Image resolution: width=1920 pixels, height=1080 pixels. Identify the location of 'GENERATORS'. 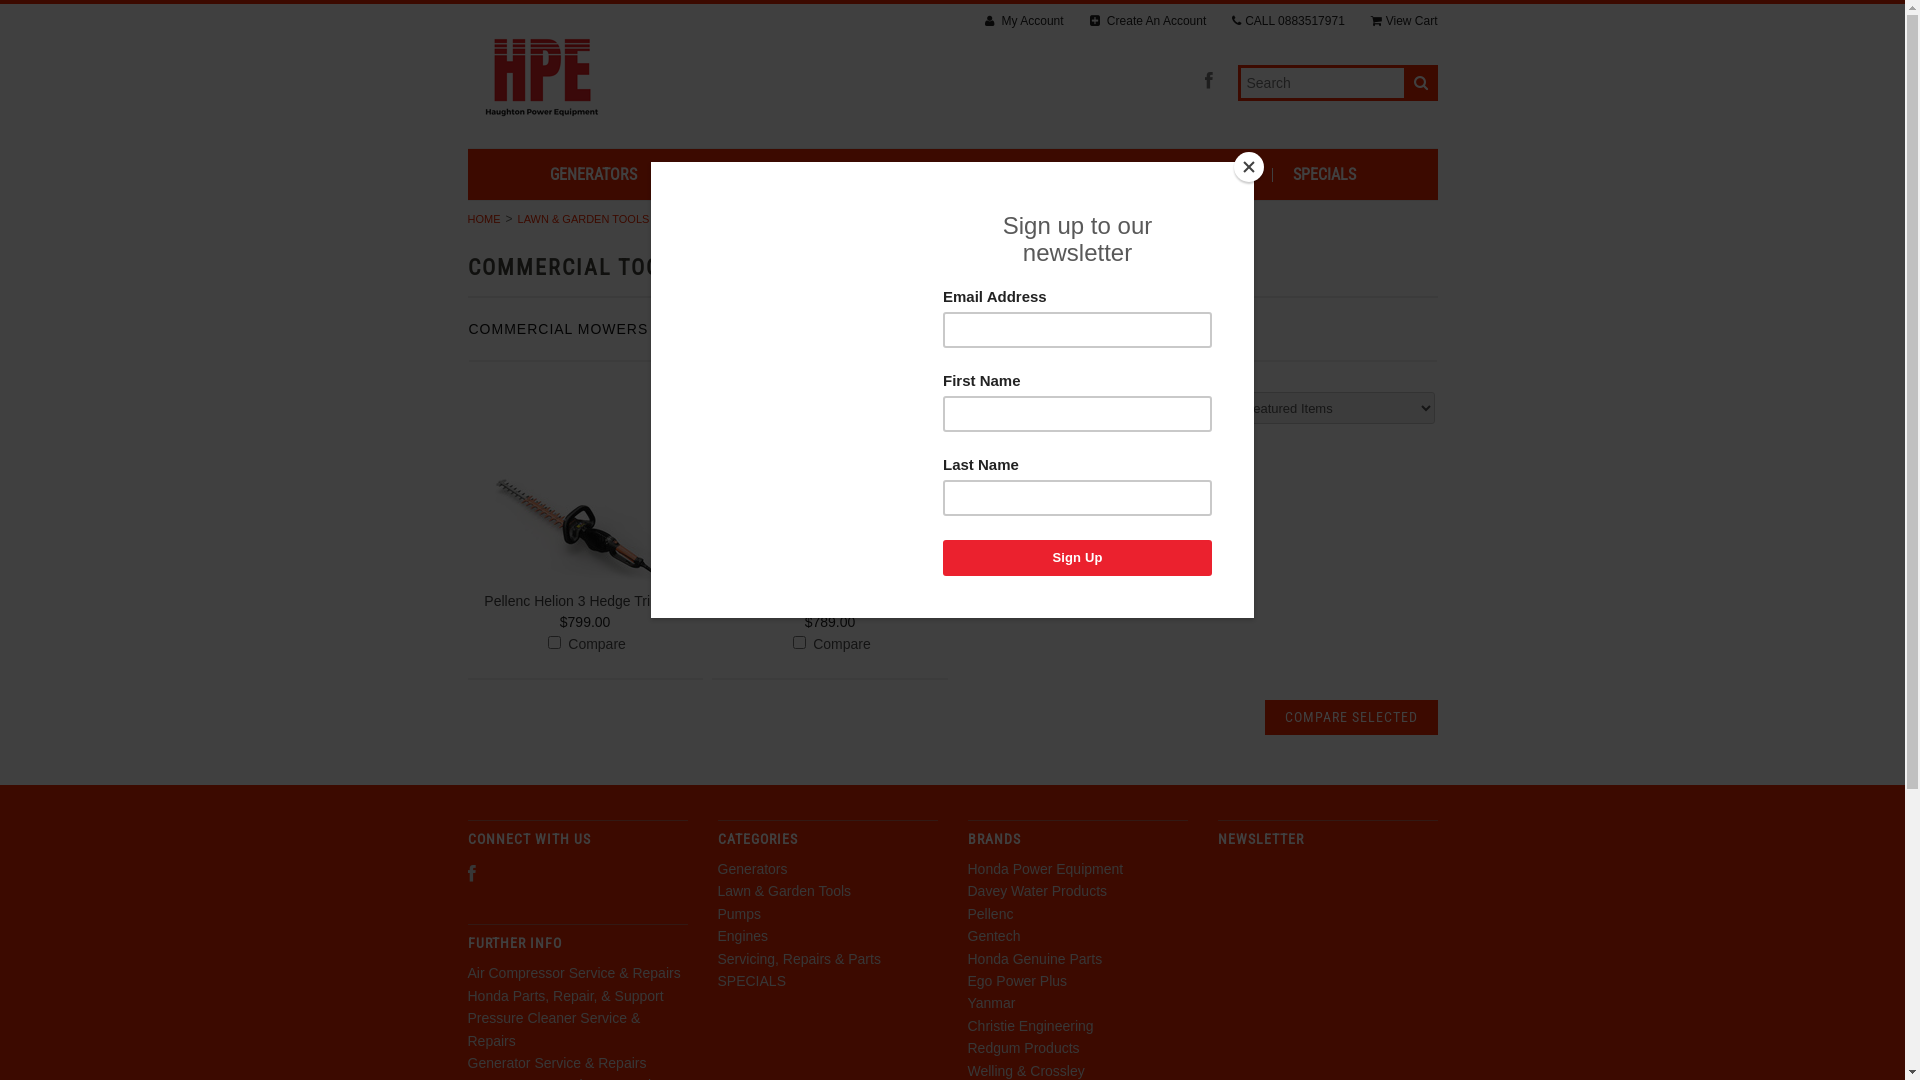
(593, 173).